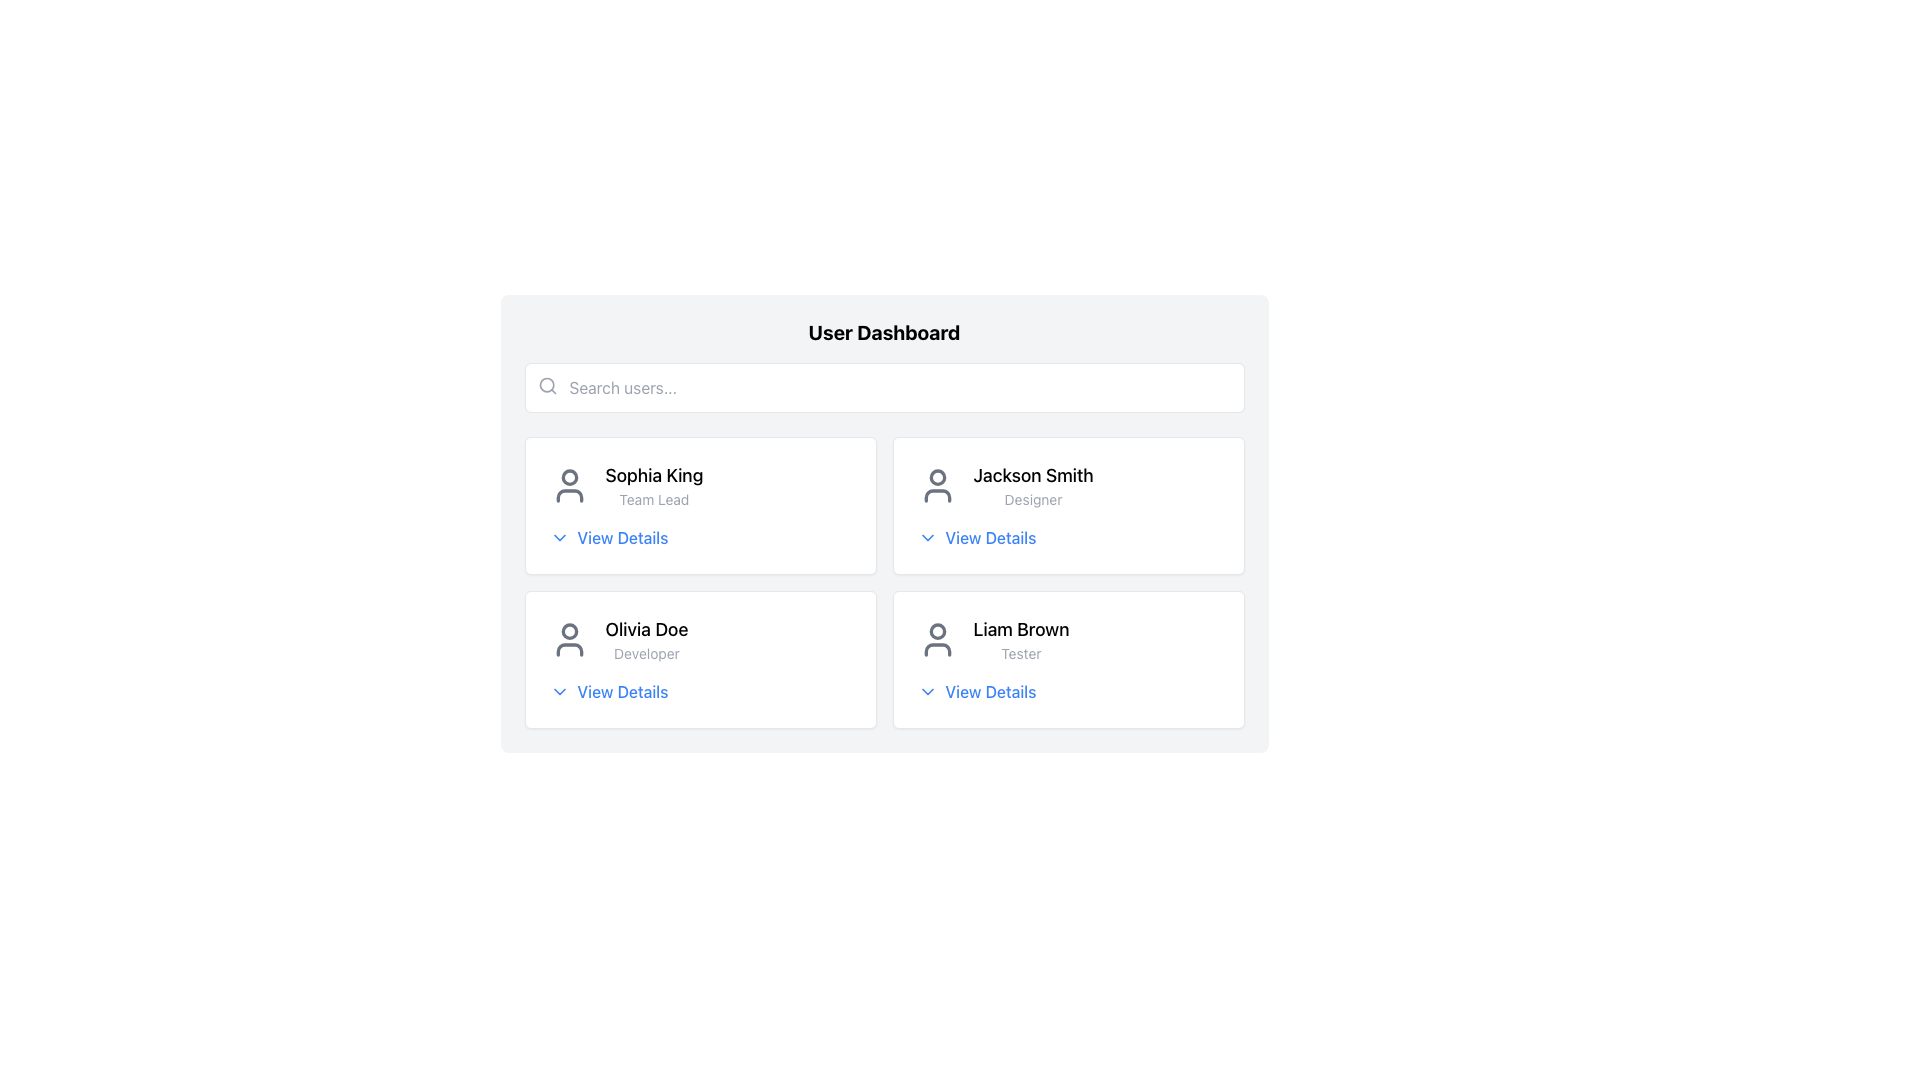 This screenshot has width=1920, height=1080. Describe the element at coordinates (977, 690) in the screenshot. I see `the interactive link located at the bottom-right corner of the fourth card` at that location.